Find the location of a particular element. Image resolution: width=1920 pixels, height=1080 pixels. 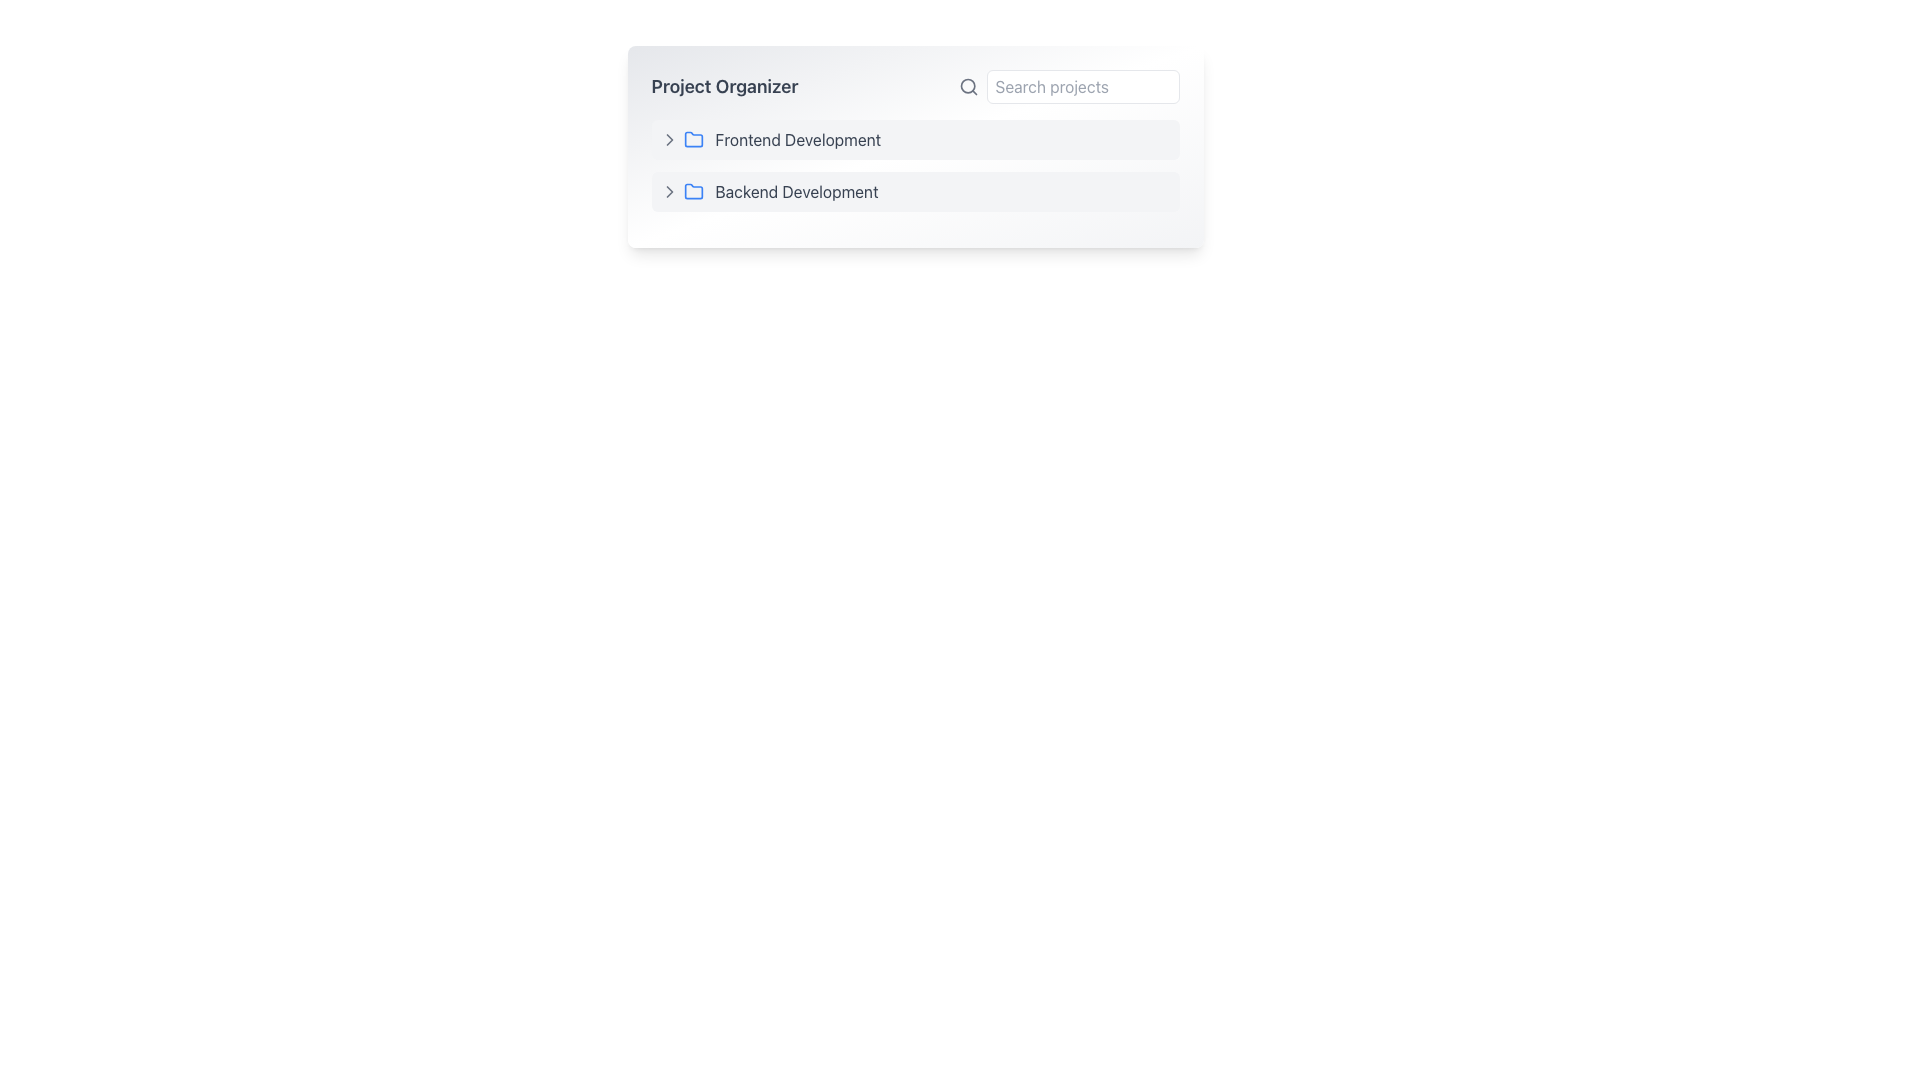

the search icon located immediately to the left of the 'Search projects' text input field in the 'Project Organizer' section is located at coordinates (968, 86).